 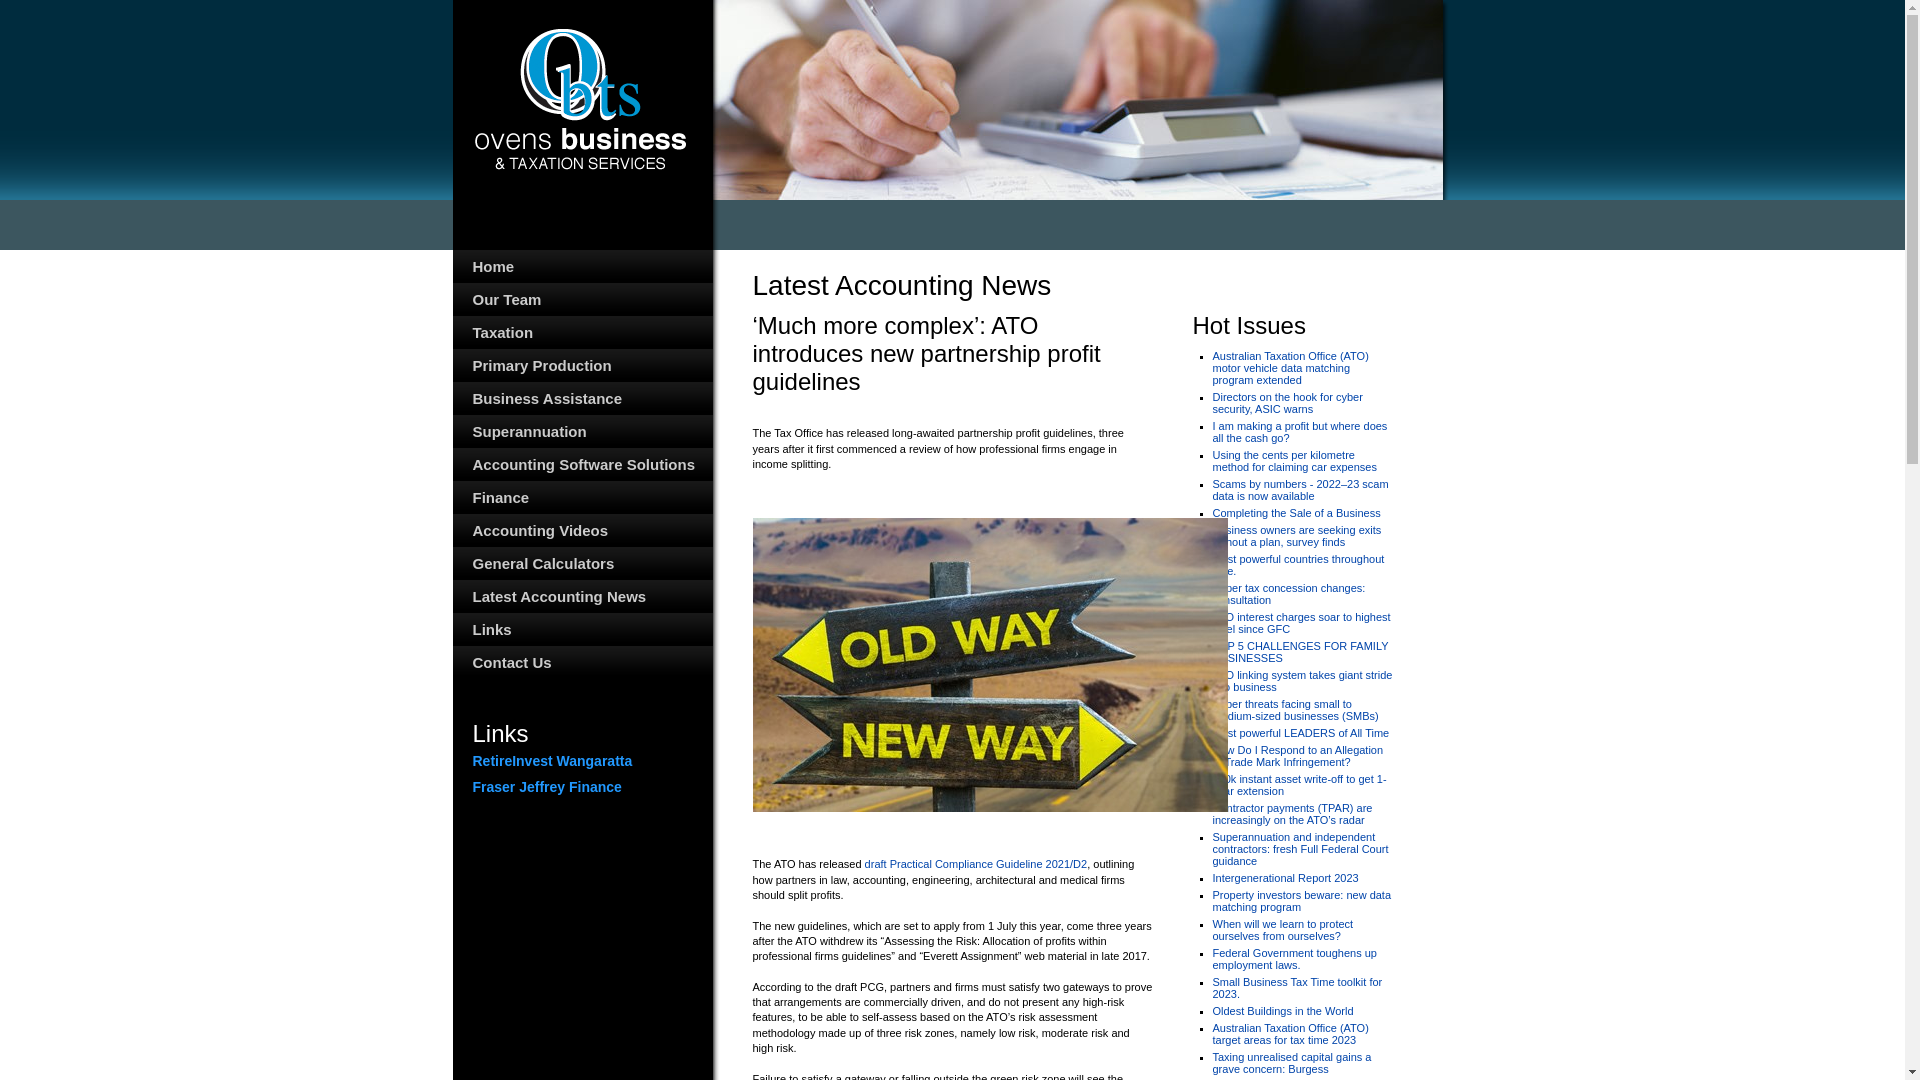 What do you see at coordinates (1294, 958) in the screenshot?
I see `'Federal Government toughens up employment laws.'` at bounding box center [1294, 958].